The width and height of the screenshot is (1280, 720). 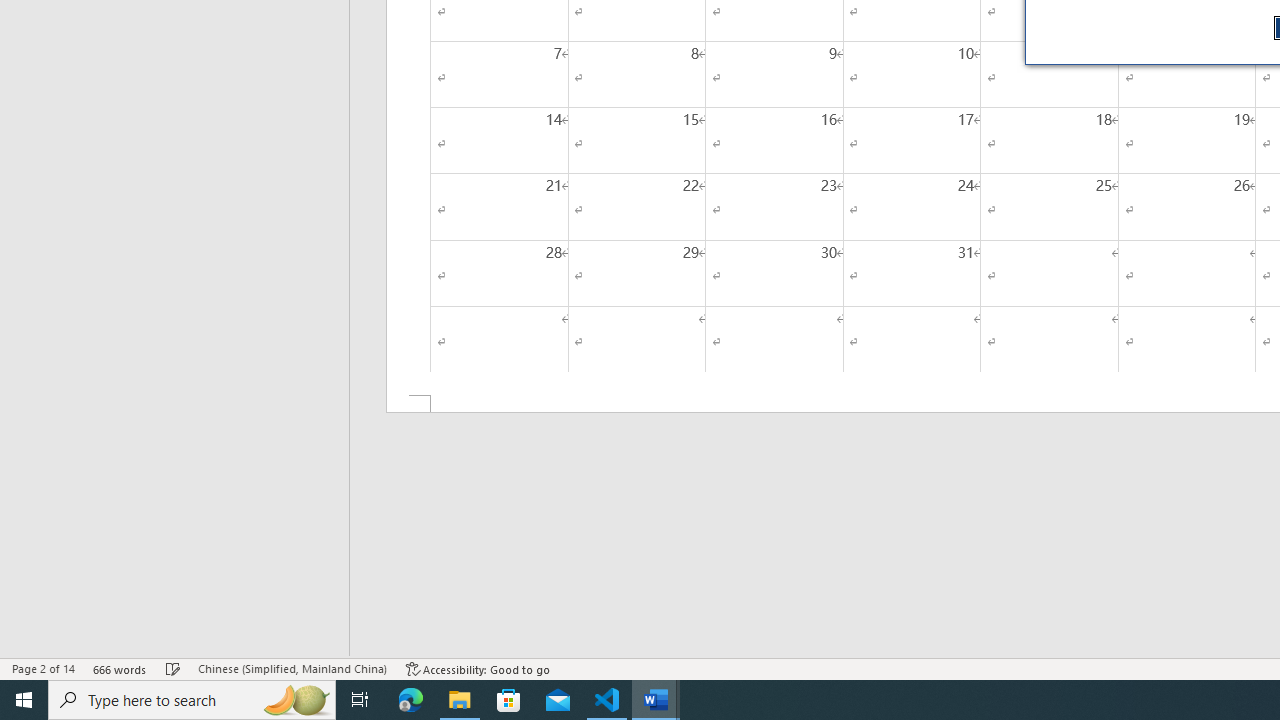 What do you see at coordinates (359, 698) in the screenshot?
I see `'Task View'` at bounding box center [359, 698].